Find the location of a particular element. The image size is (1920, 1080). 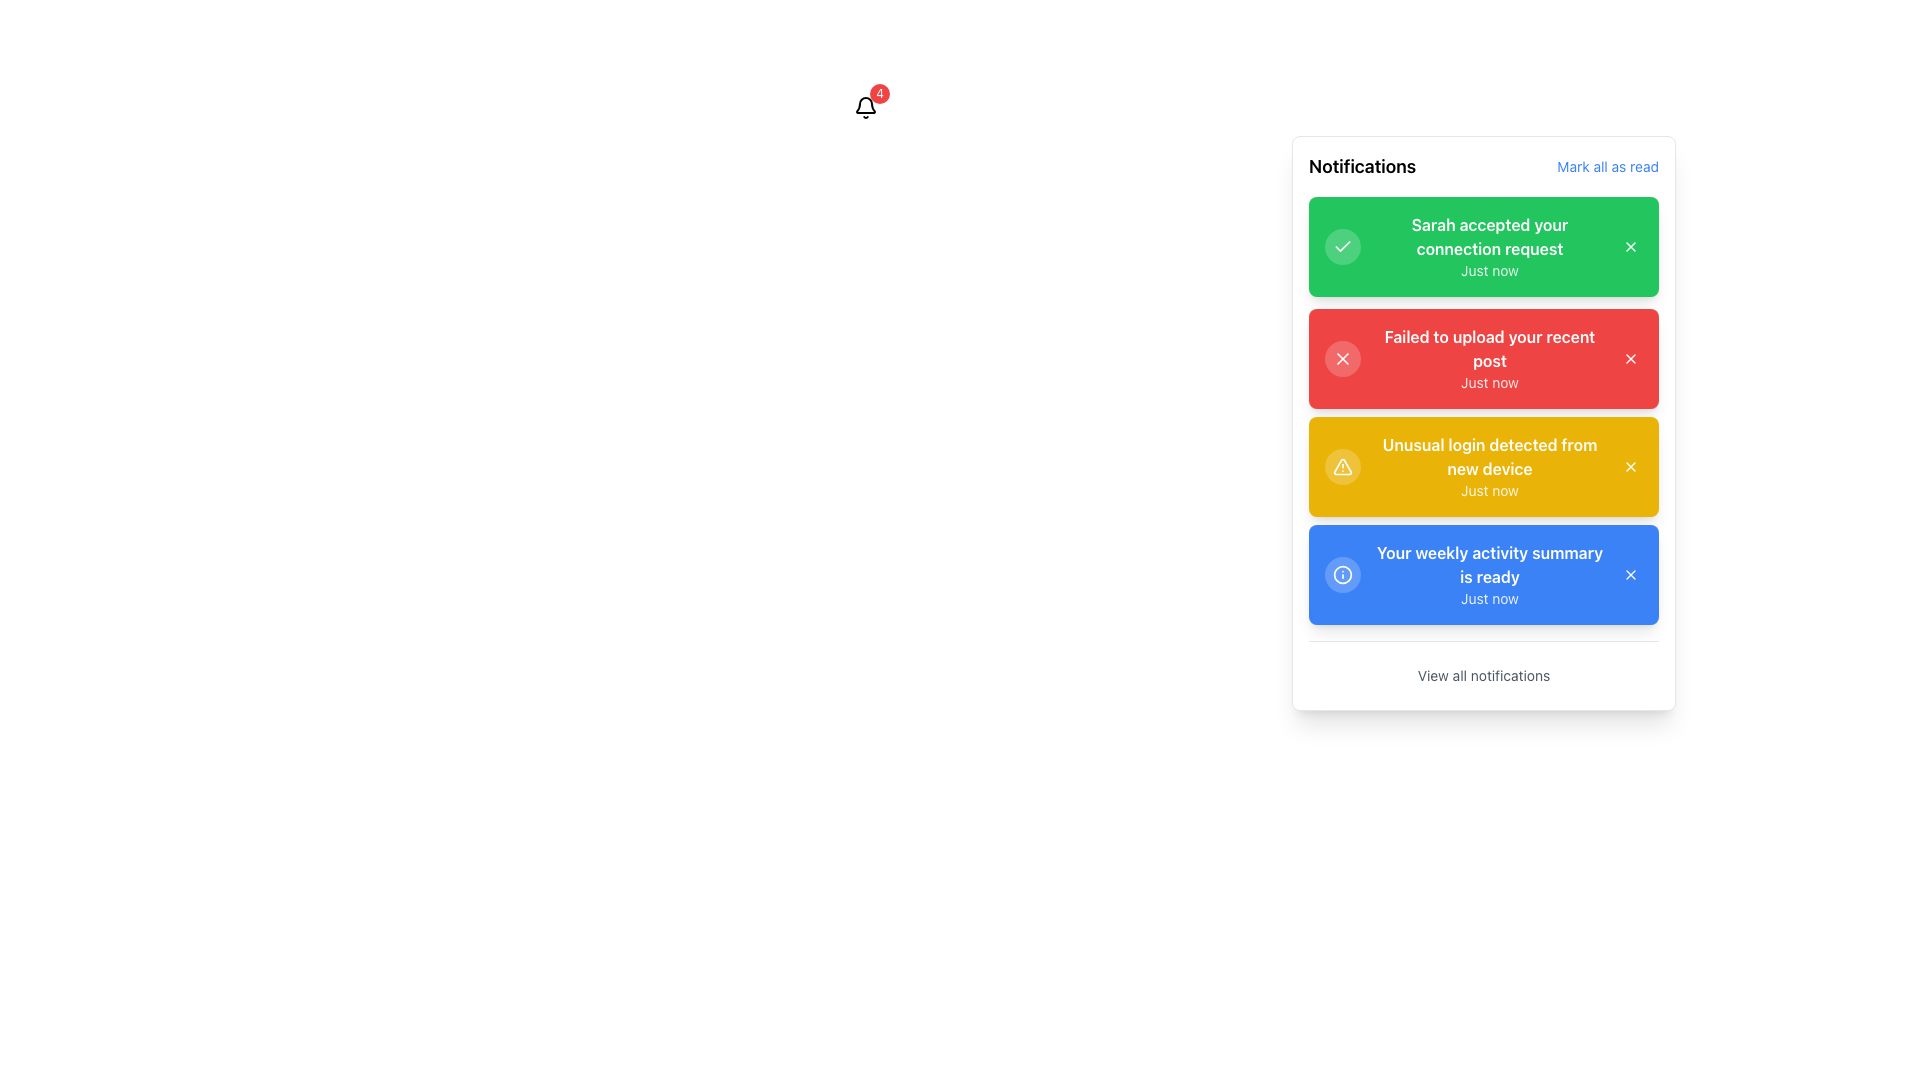

the dismiss button located at the far right edge of the topmost notification card is located at coordinates (1631, 245).